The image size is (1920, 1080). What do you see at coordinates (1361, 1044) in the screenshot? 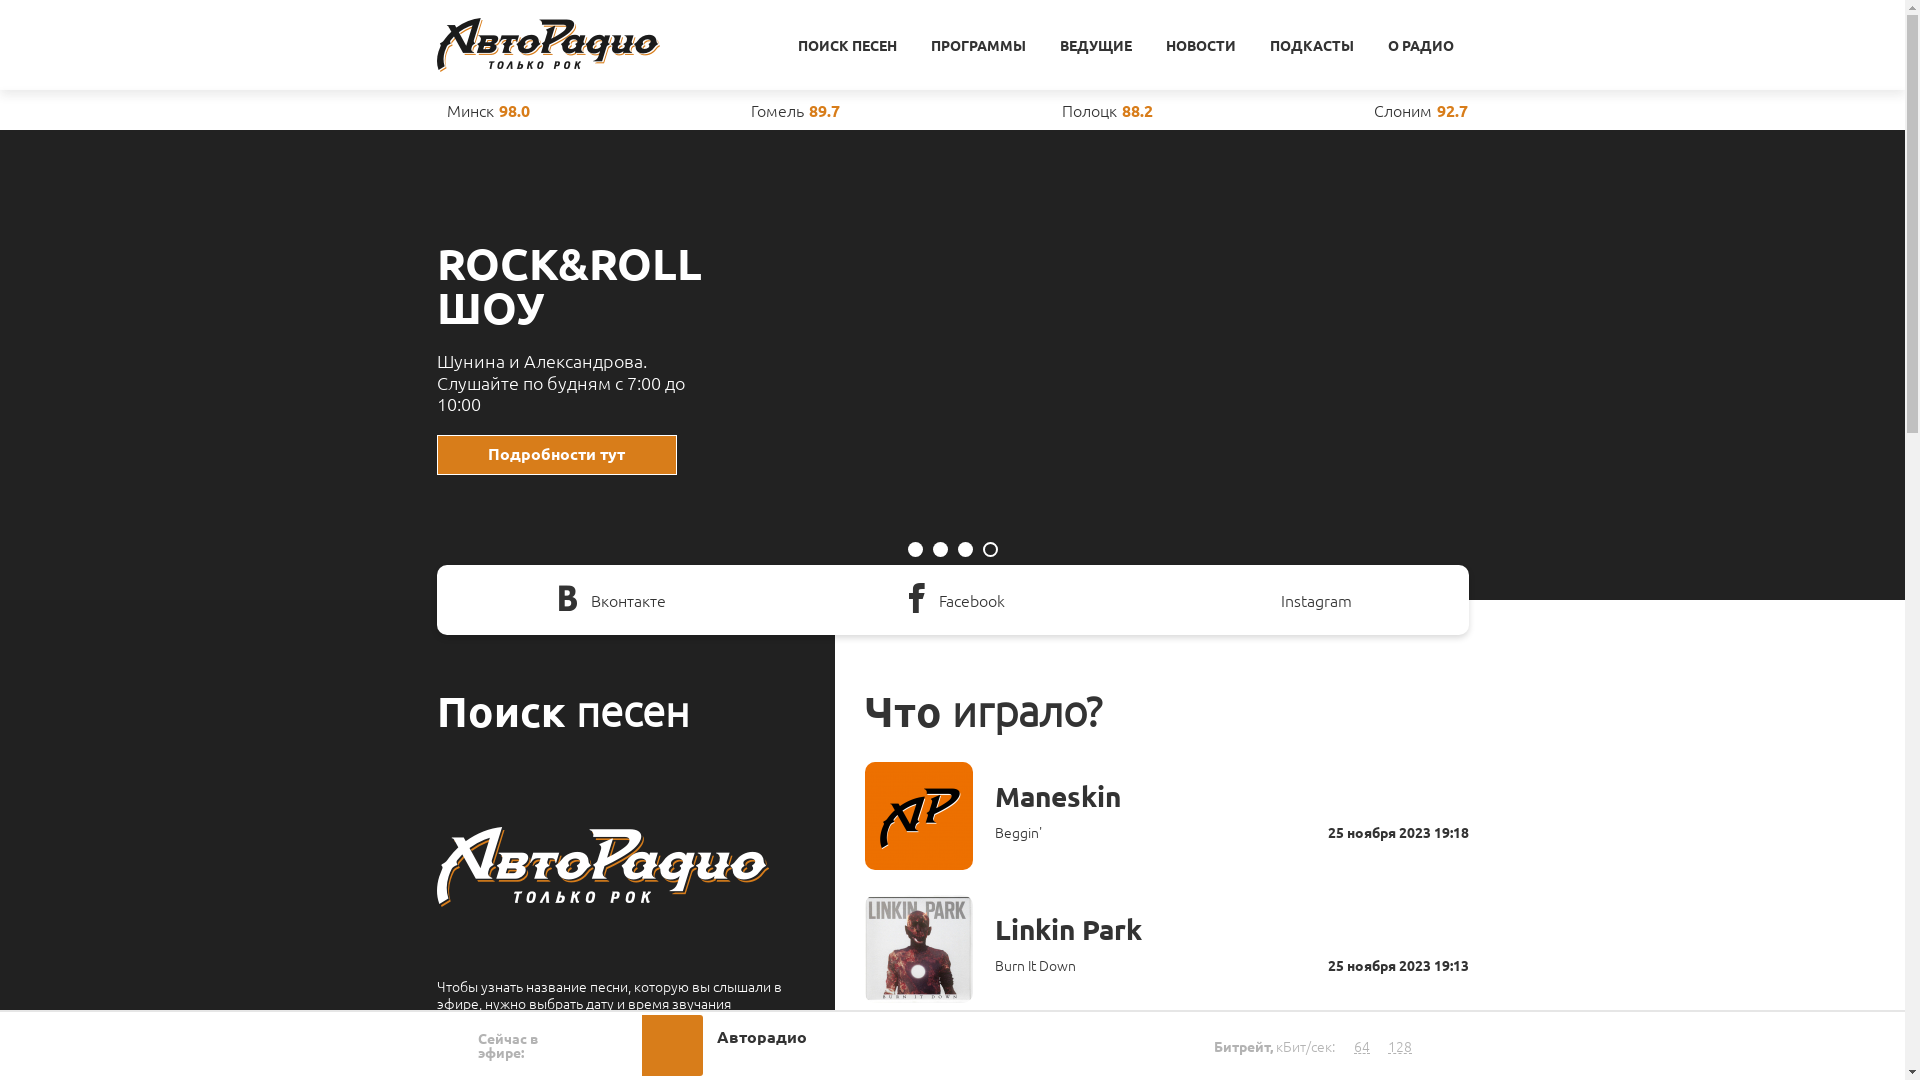
I see `'64'` at bounding box center [1361, 1044].